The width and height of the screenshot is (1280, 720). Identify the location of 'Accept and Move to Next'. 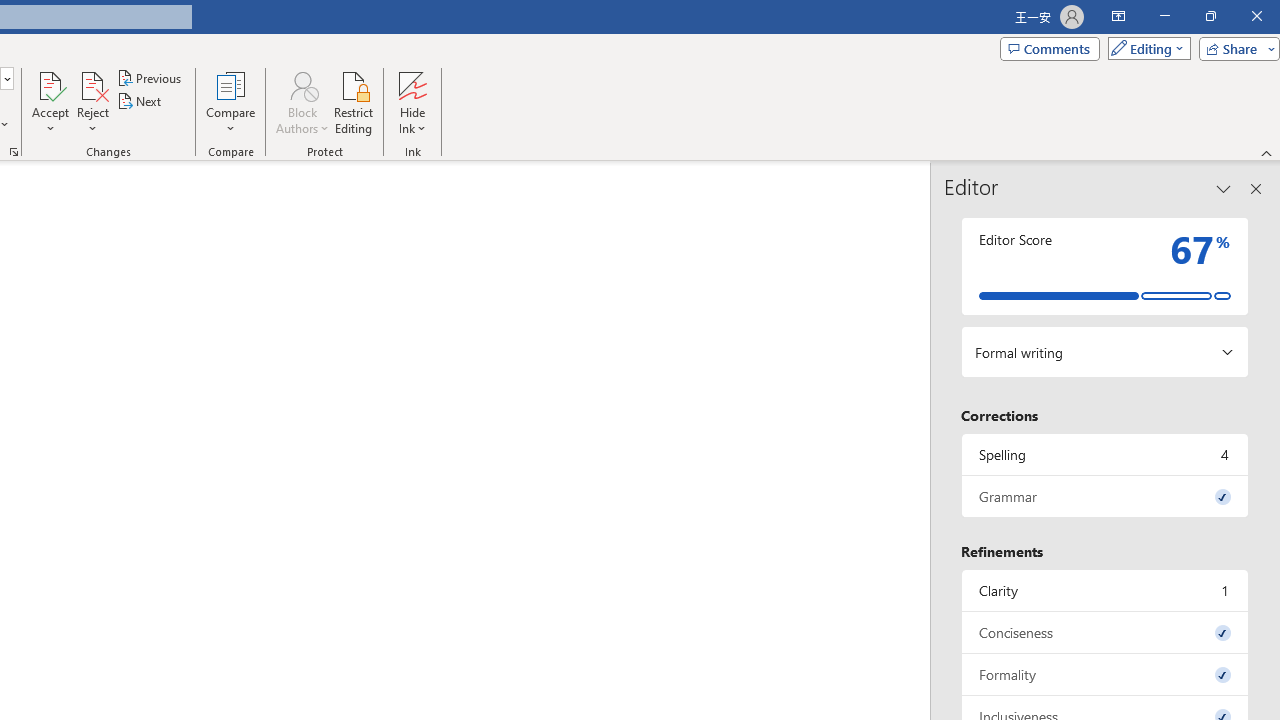
(50, 84).